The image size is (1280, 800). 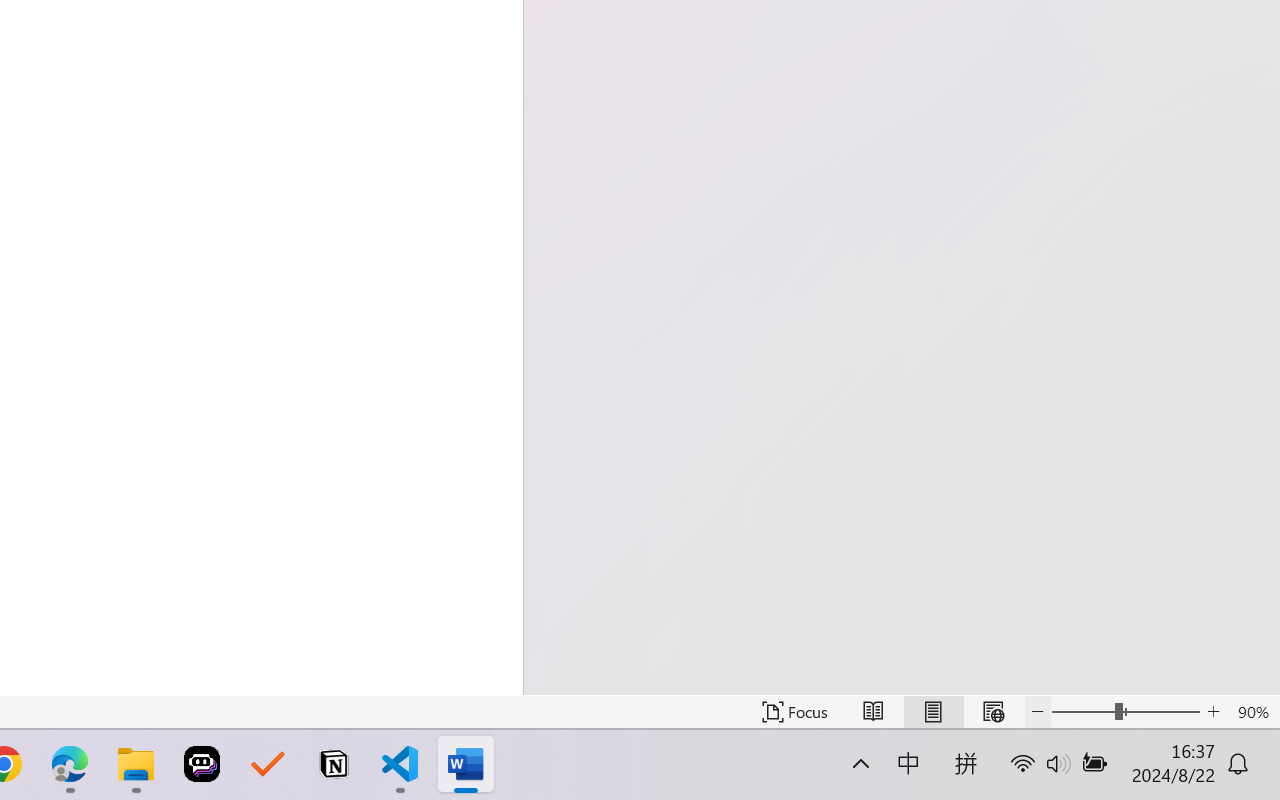 What do you see at coordinates (1252, 711) in the screenshot?
I see `'Zoom 90%'` at bounding box center [1252, 711].